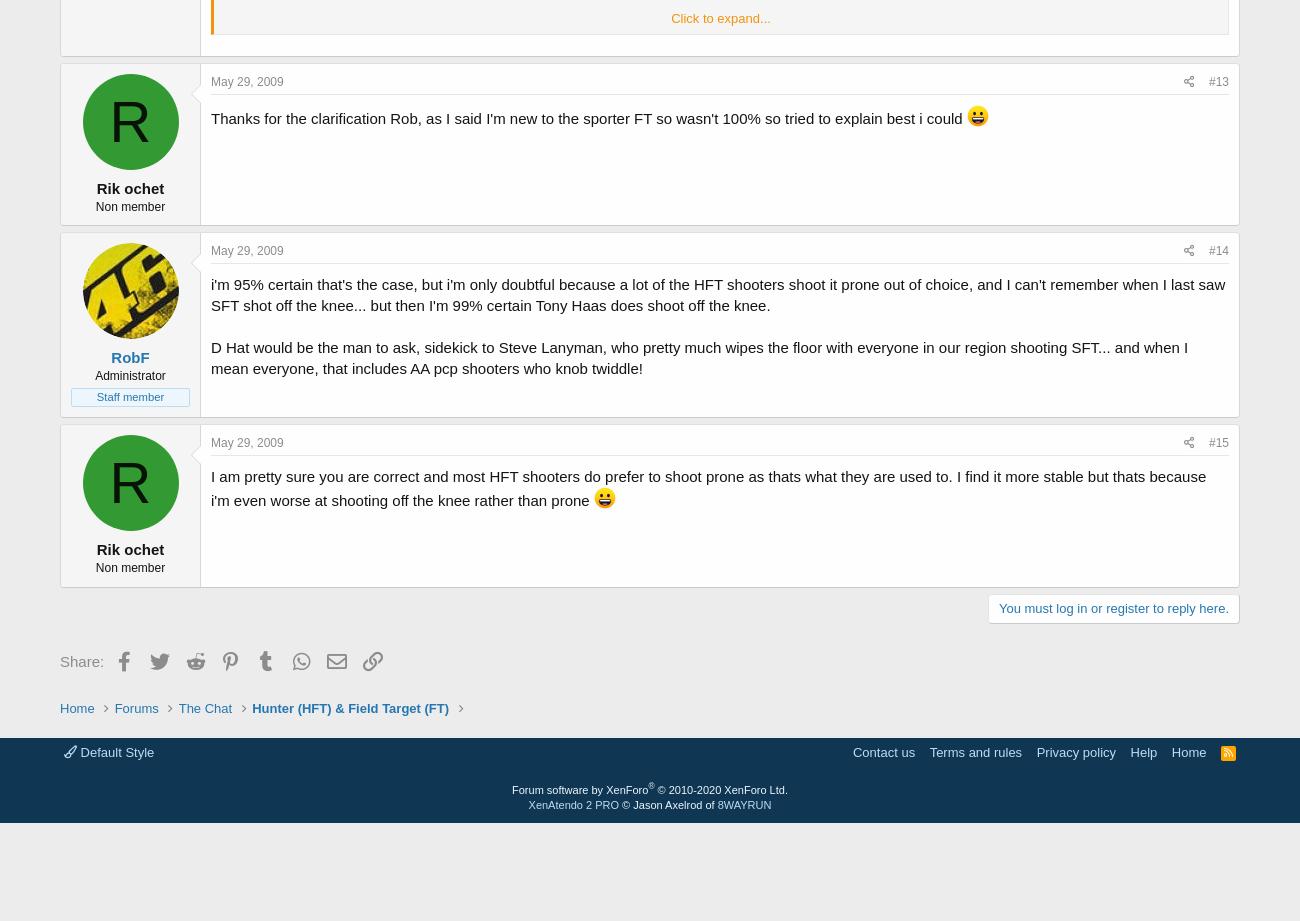  What do you see at coordinates (666, 803) in the screenshot?
I see `'© Jason Axelrod of'` at bounding box center [666, 803].